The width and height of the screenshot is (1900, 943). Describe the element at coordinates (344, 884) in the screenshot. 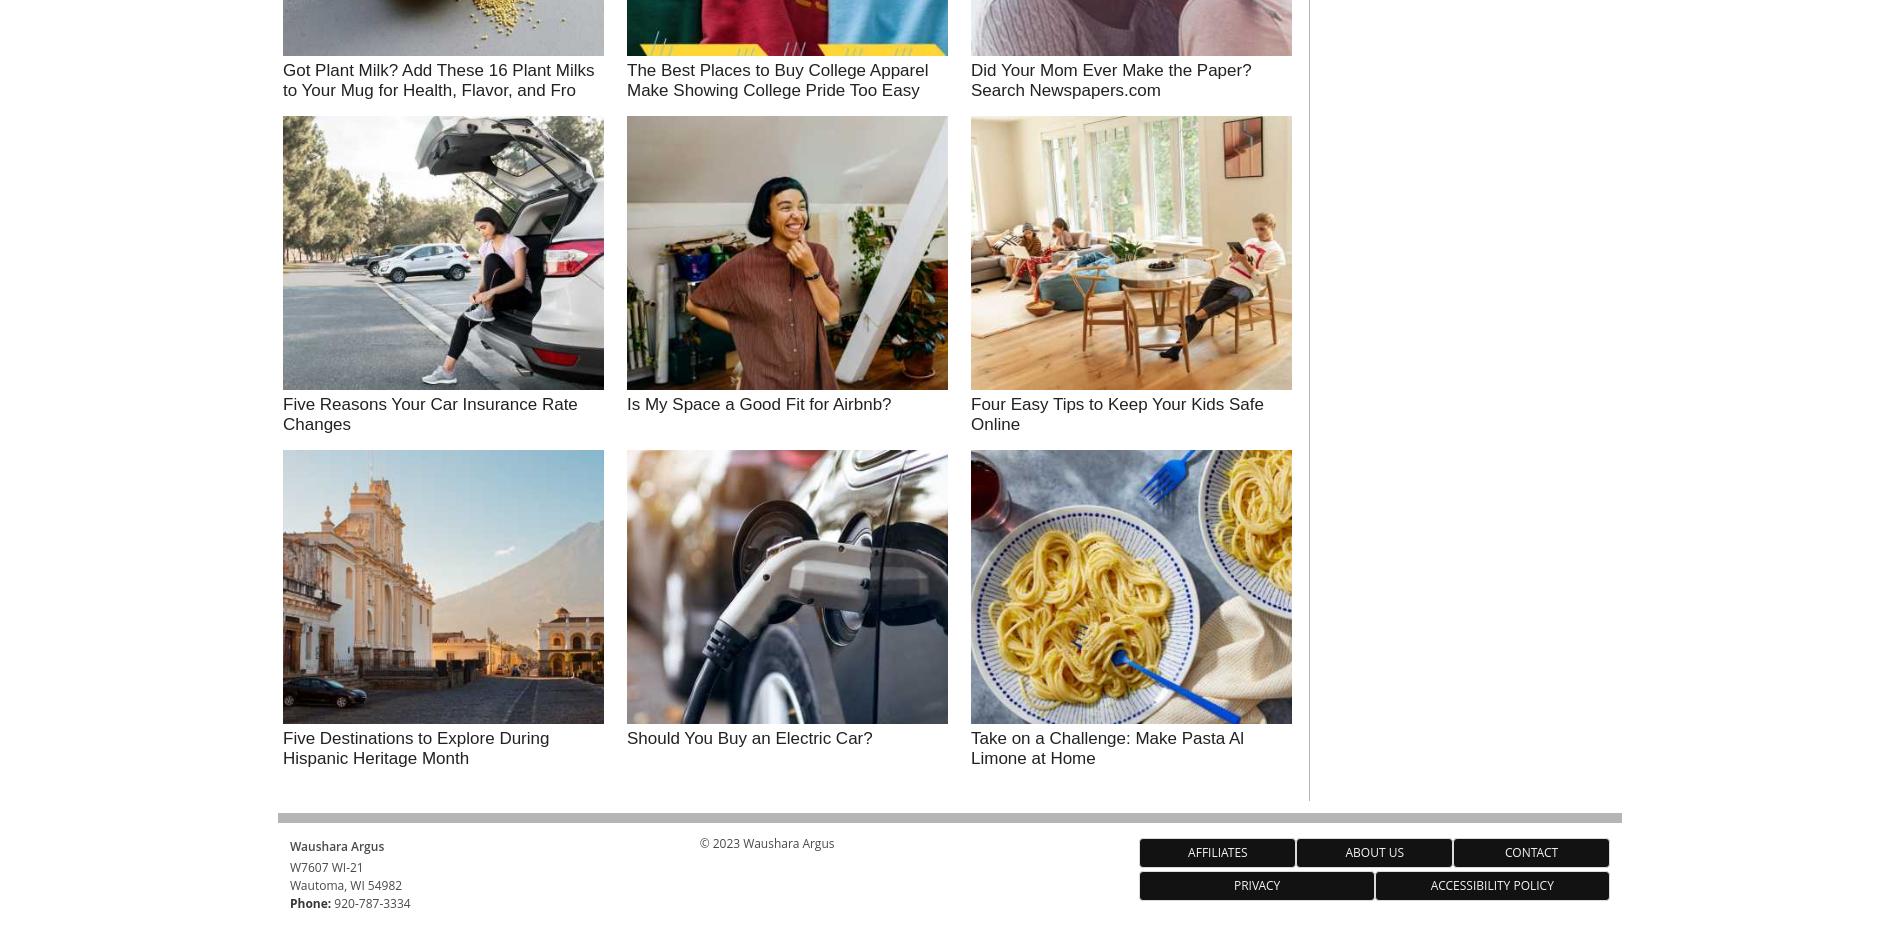

I see `'Wautoma, WI 54982'` at that location.